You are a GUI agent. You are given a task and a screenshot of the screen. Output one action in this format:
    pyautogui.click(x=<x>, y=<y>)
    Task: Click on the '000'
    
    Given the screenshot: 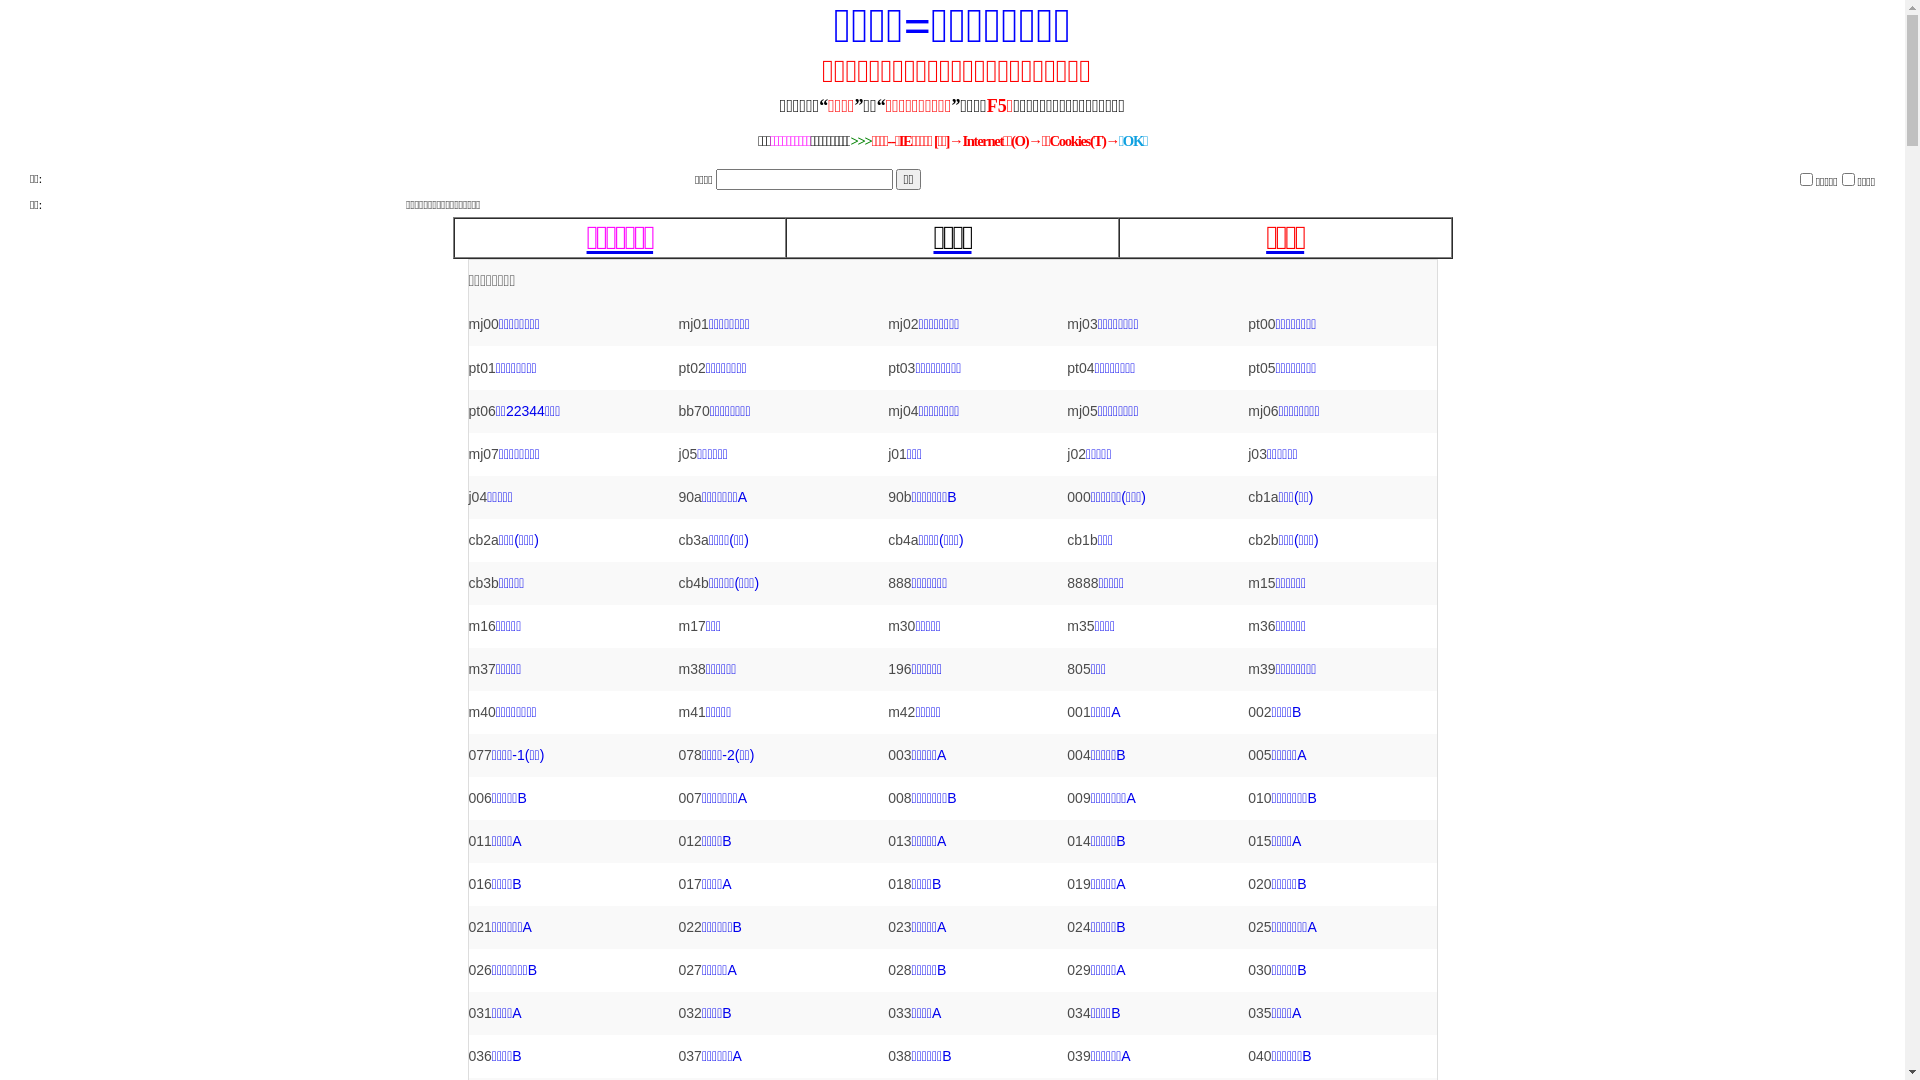 What is the action you would take?
    pyautogui.click(x=1077, y=496)
    